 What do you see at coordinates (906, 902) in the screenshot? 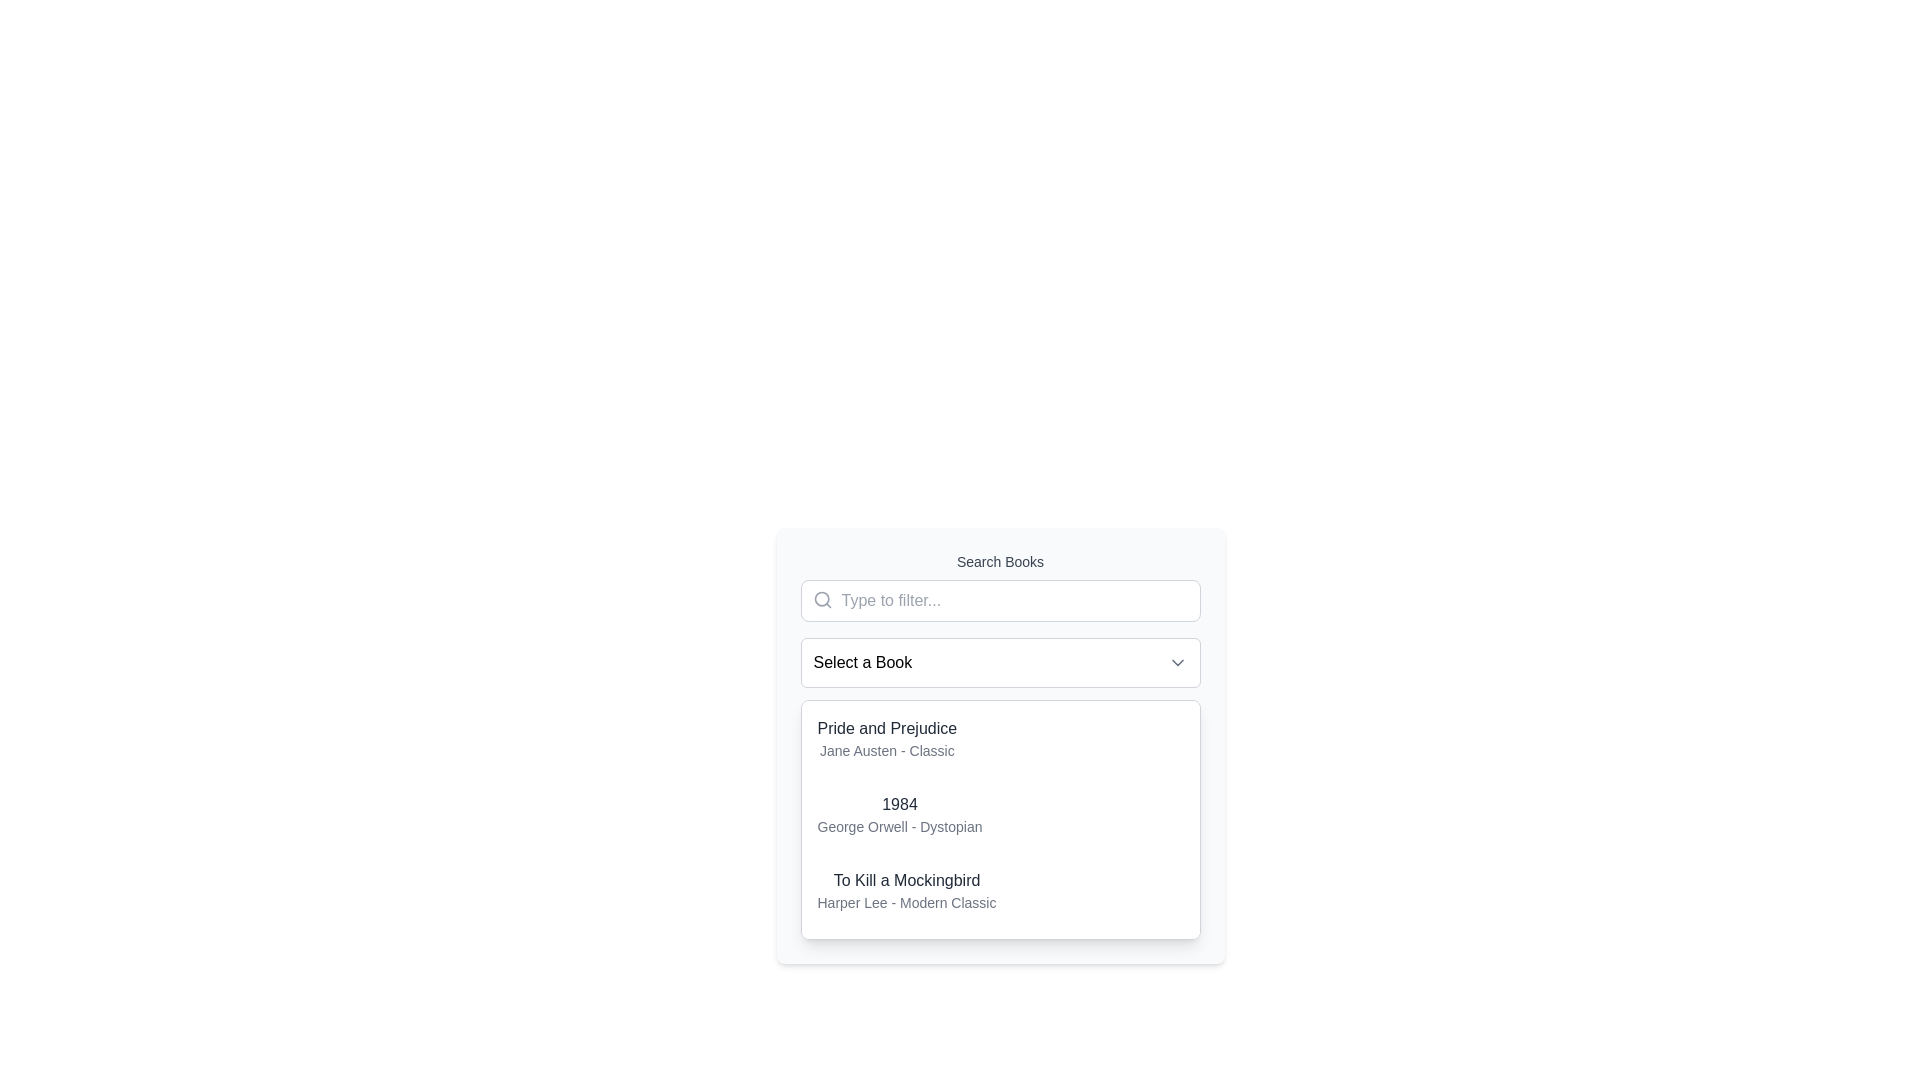
I see `text label providing additional details about the book 'To Kill a Mockingbird', which is located directly below the title text within the card element` at bounding box center [906, 902].